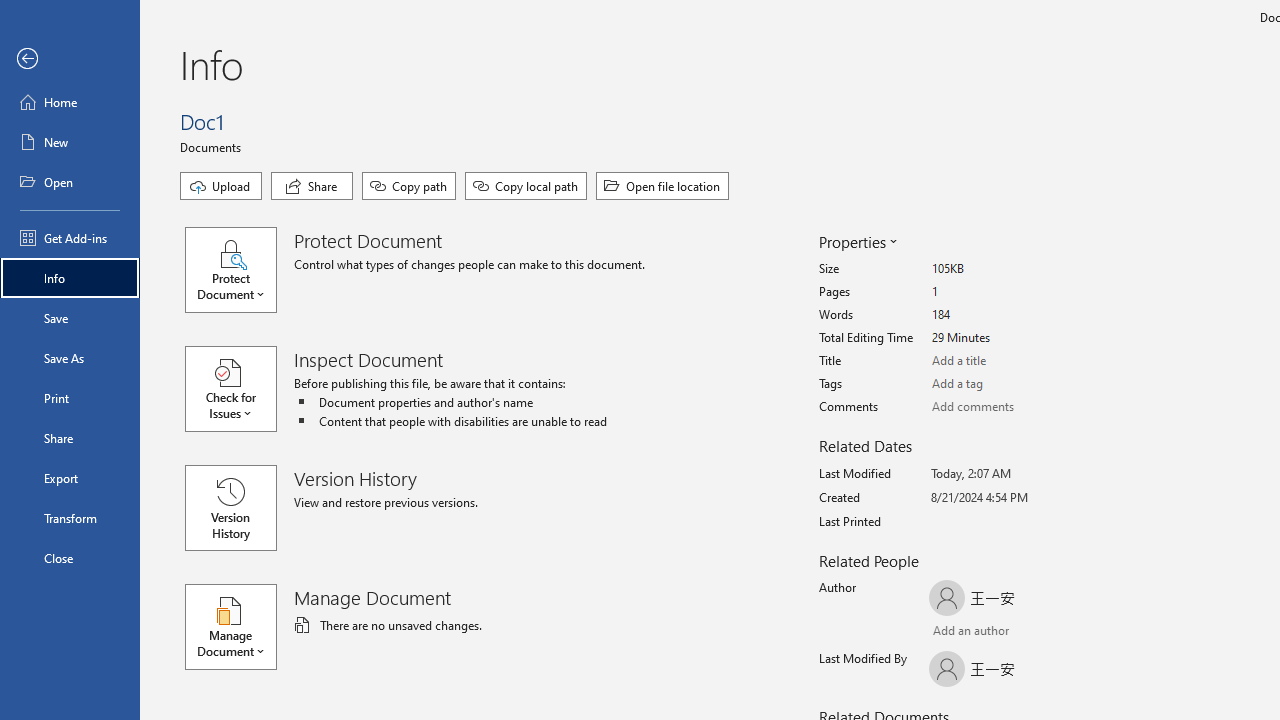 The width and height of the screenshot is (1280, 720). I want to click on 'Print', so click(69, 398).